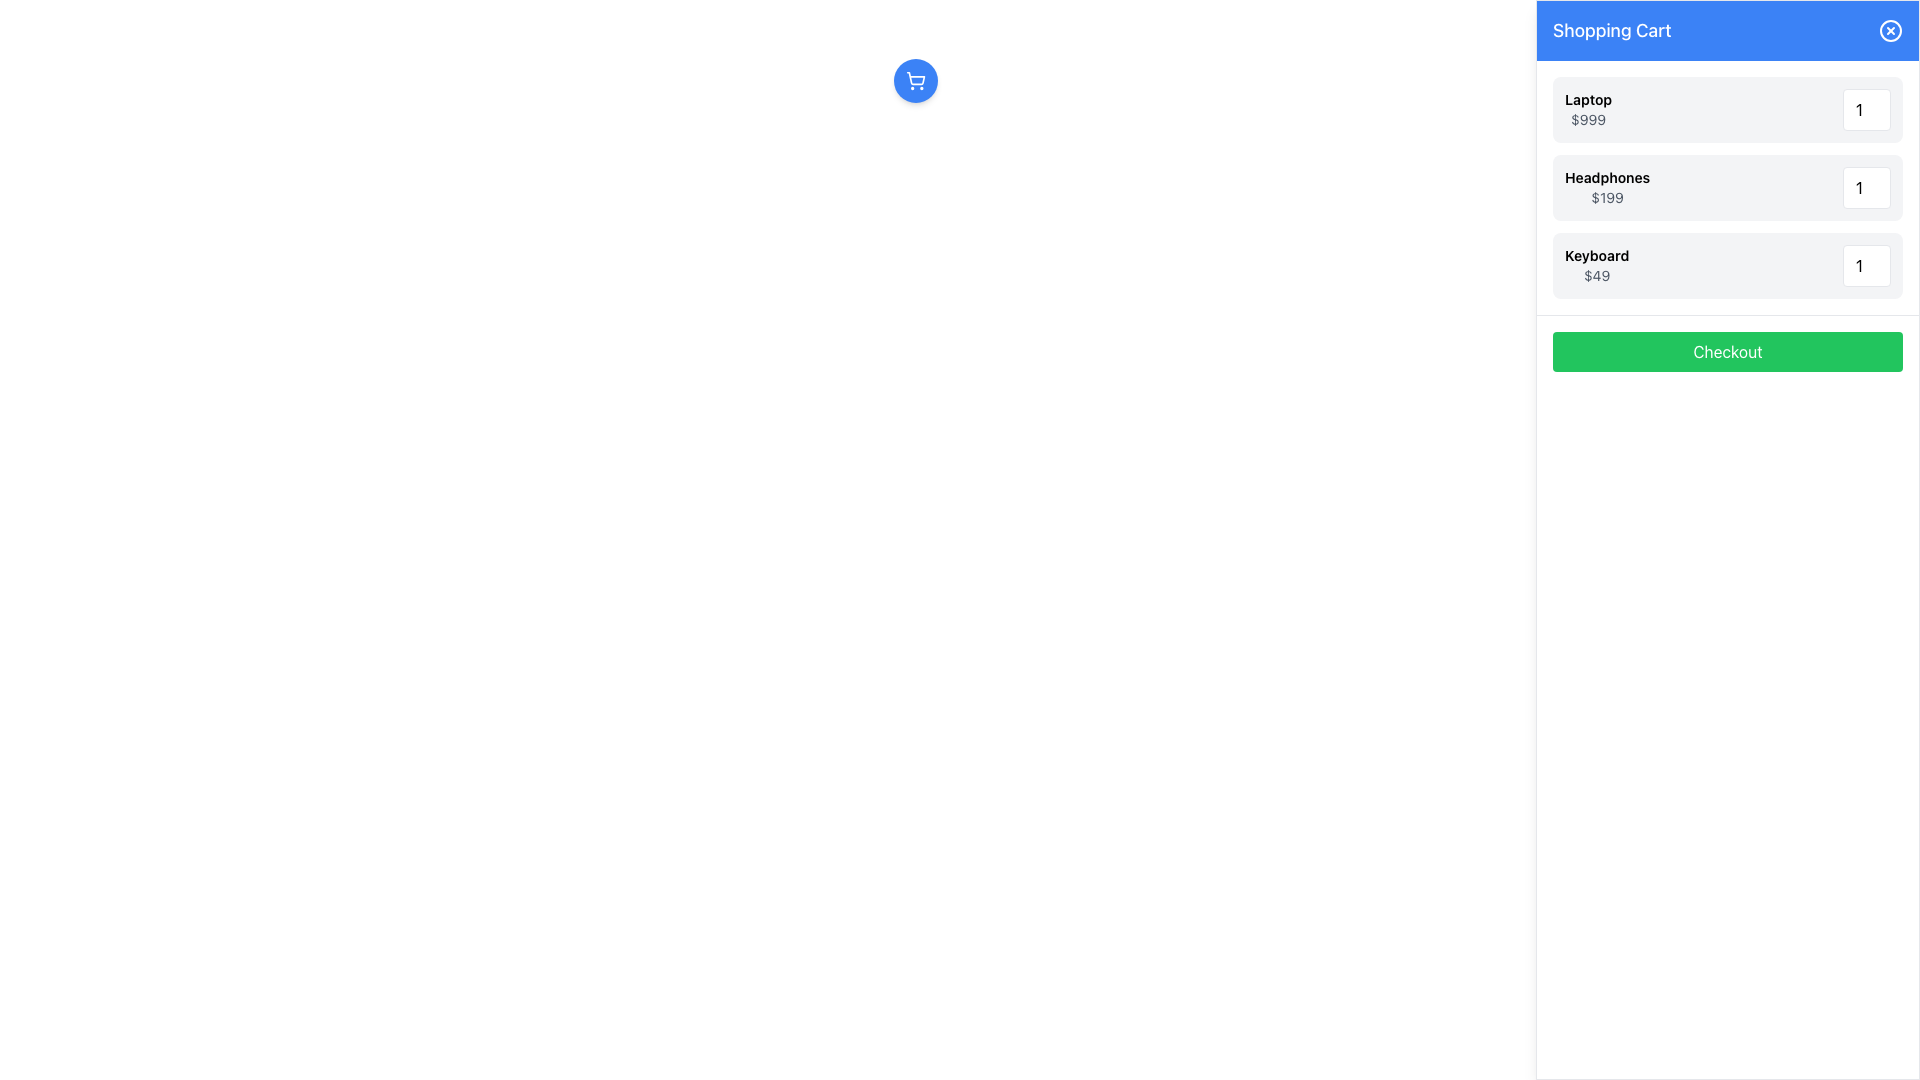  What do you see at coordinates (1596, 265) in the screenshot?
I see `the 'Keyboard' text display in the Shopping Cart section, which shows the price '$49' in a smaller, light gray font, located in a rounded rectangle card` at bounding box center [1596, 265].